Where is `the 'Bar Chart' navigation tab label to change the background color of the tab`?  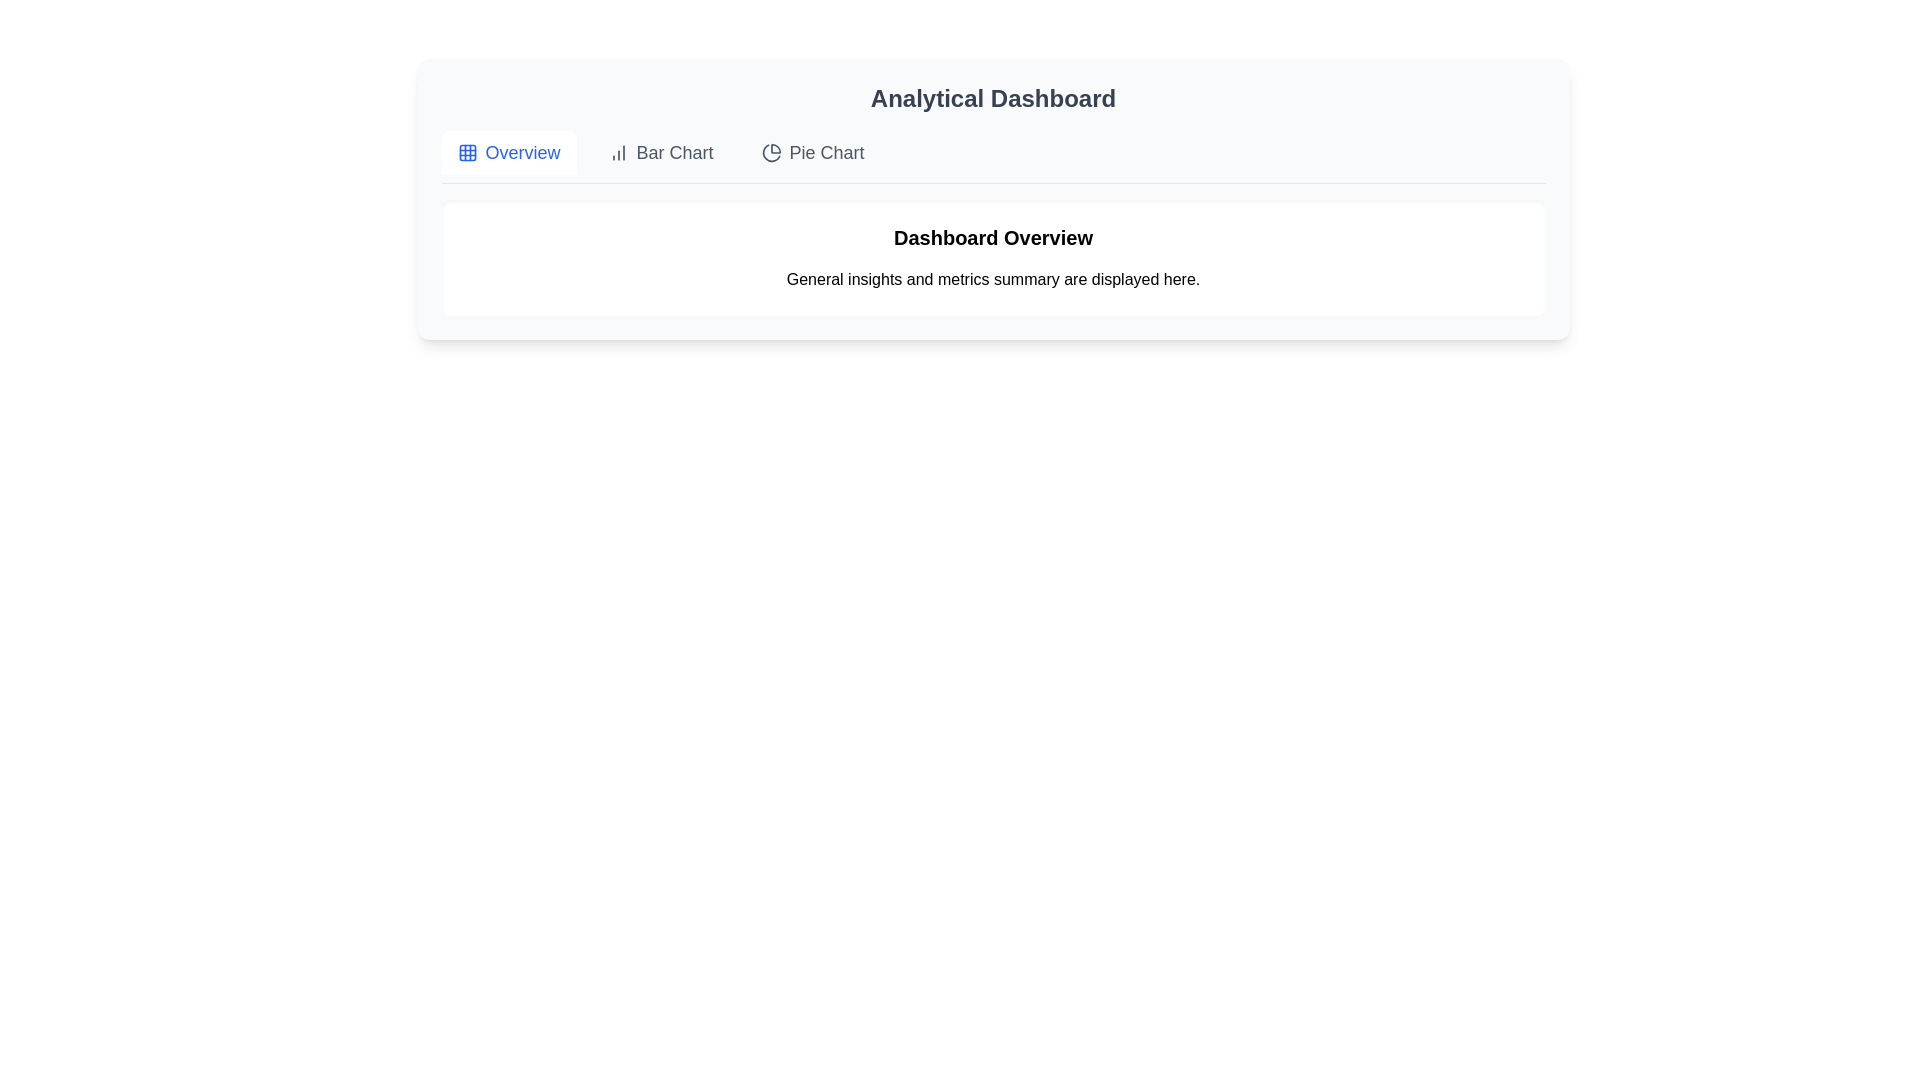 the 'Bar Chart' navigation tab label to change the background color of the tab is located at coordinates (675, 152).